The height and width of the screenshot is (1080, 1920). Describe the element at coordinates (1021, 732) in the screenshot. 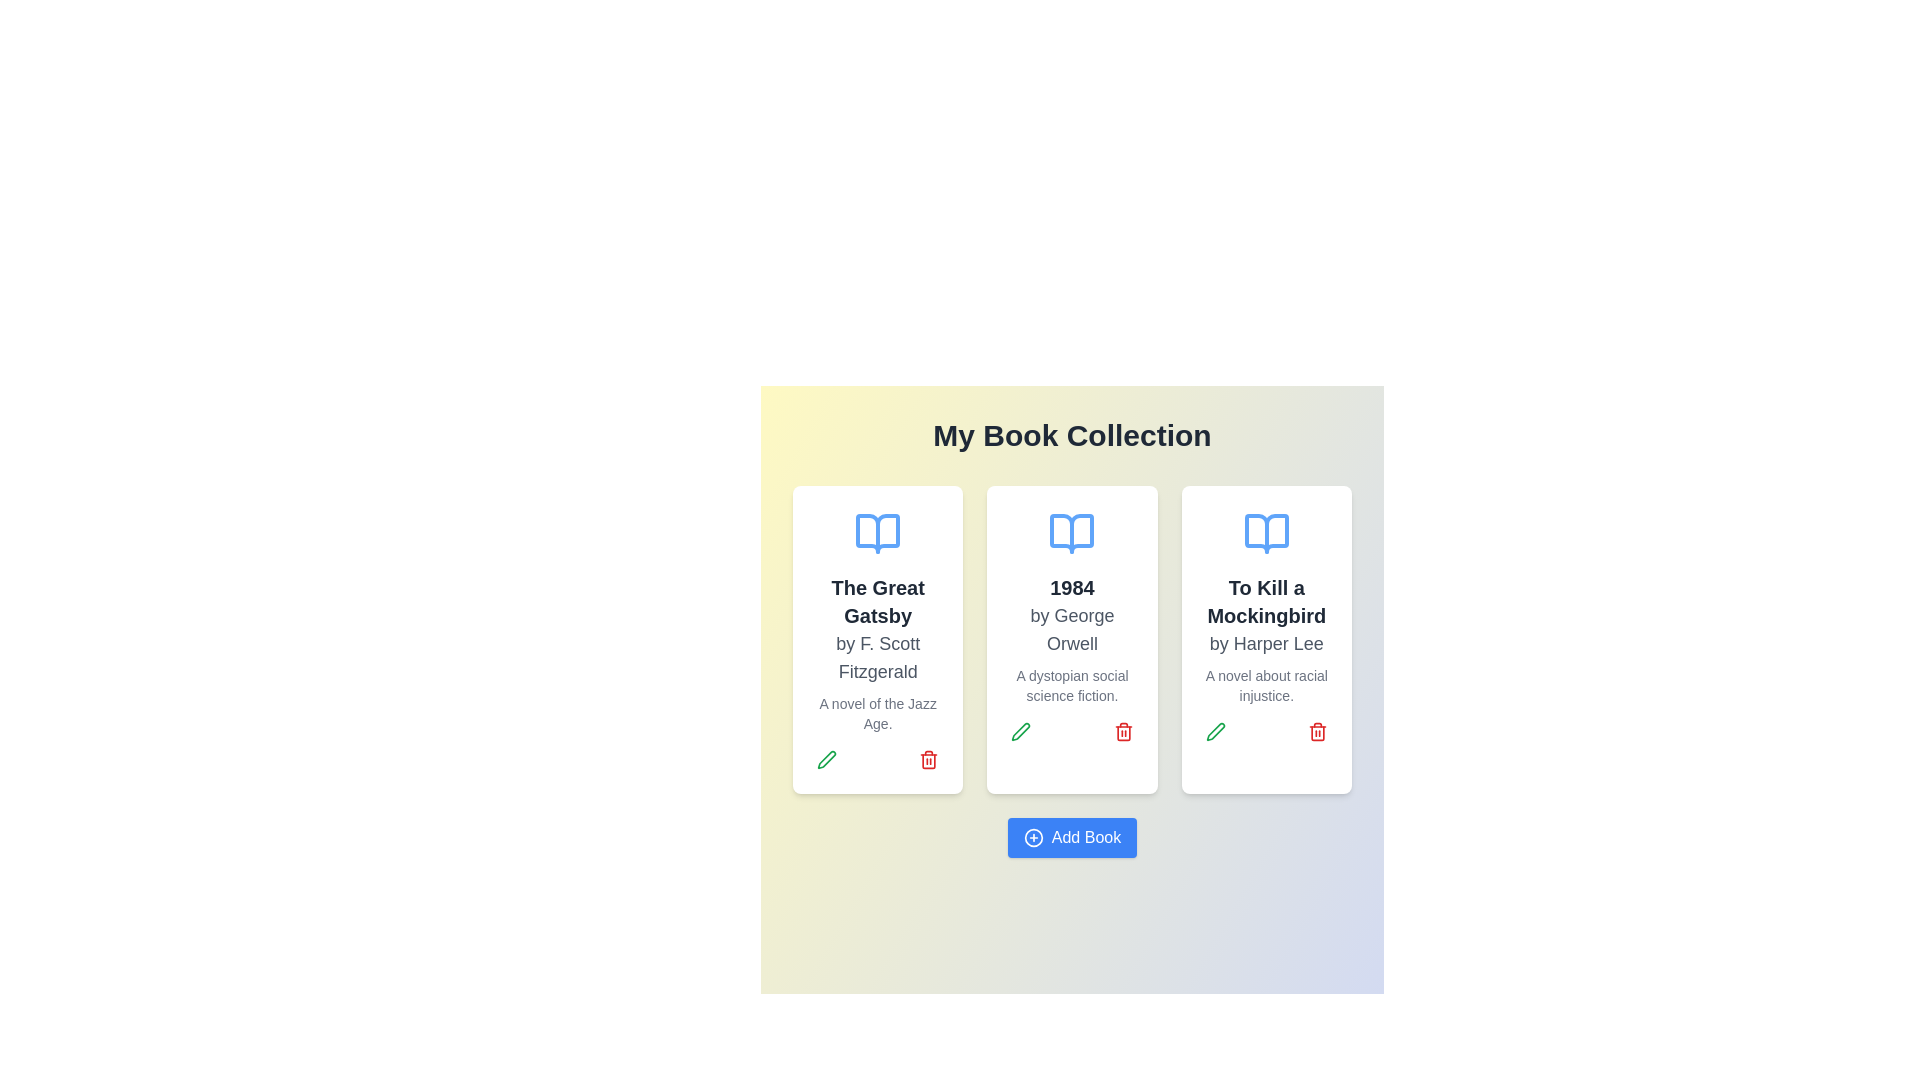

I see `the green outlined pencil icon used for editing, located on the card titled 'The Great Gatsby' in the 'My Book Collection' section` at that location.